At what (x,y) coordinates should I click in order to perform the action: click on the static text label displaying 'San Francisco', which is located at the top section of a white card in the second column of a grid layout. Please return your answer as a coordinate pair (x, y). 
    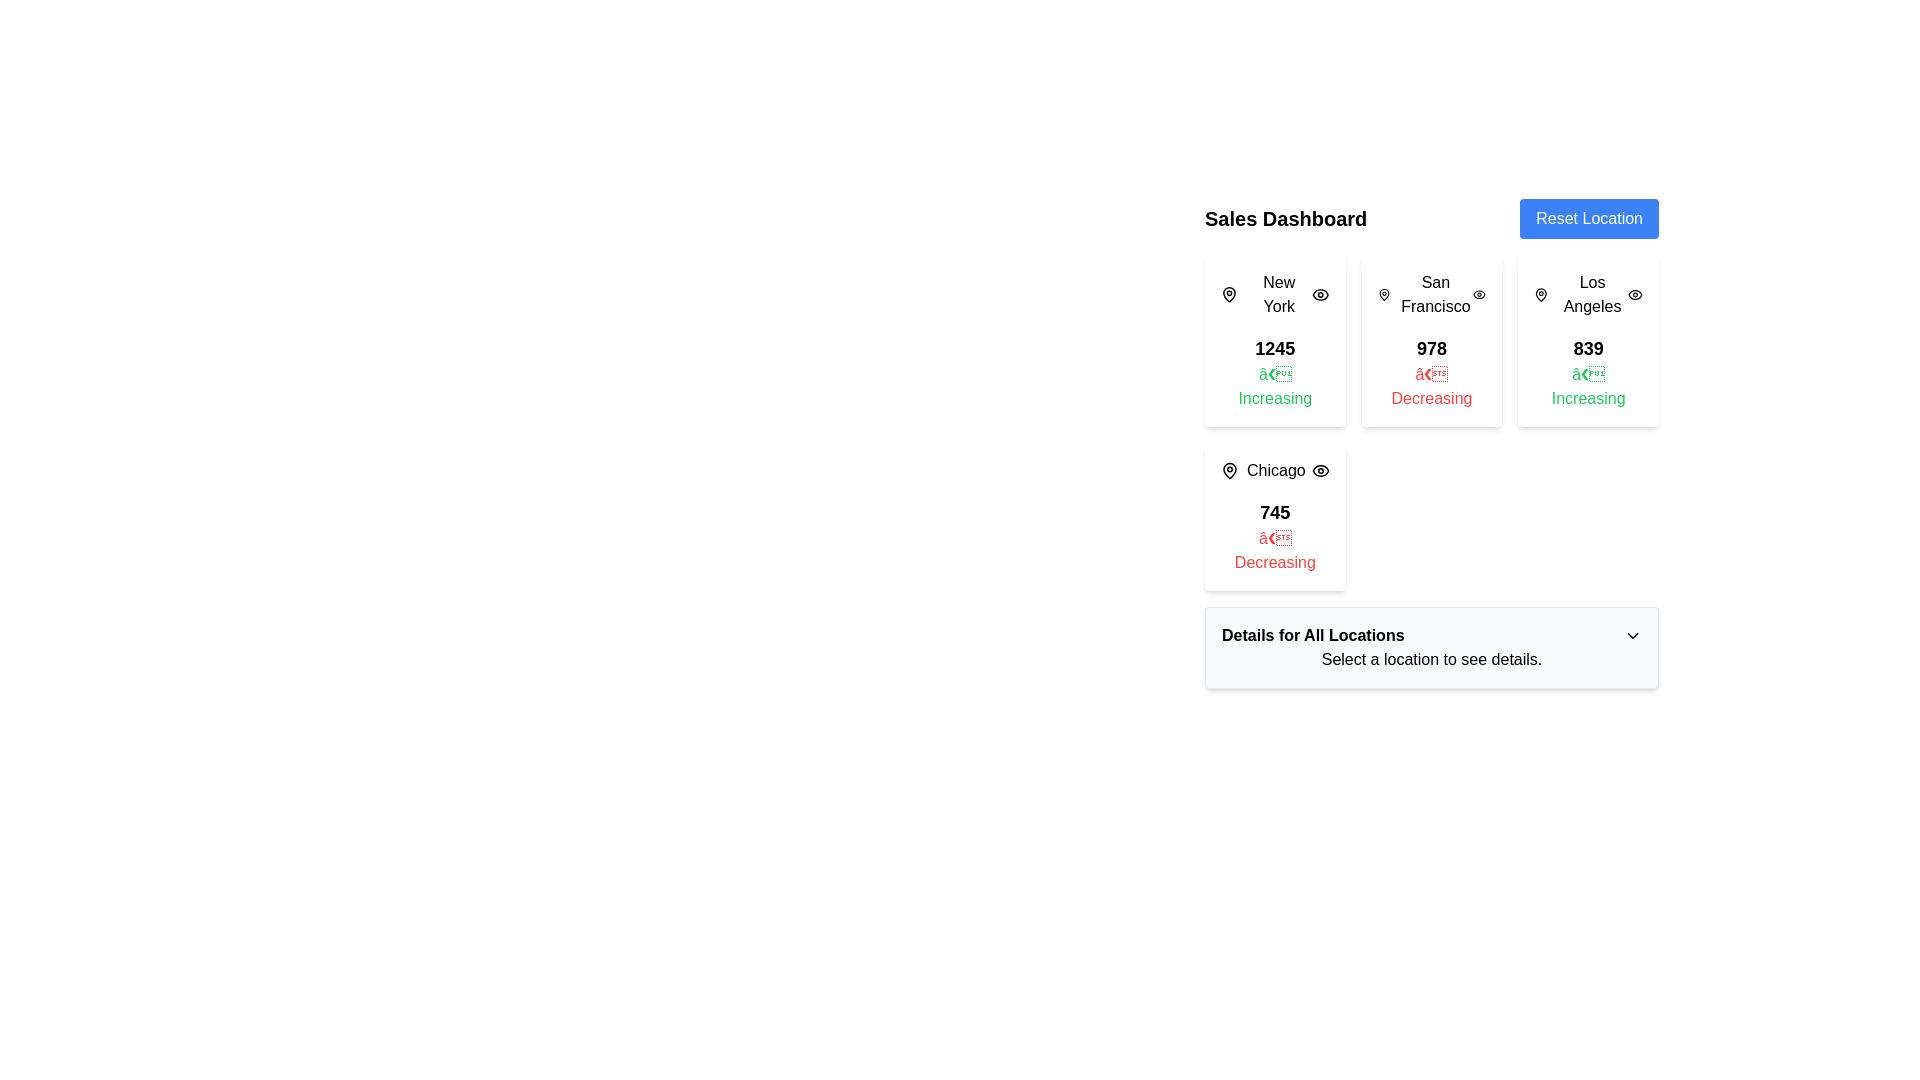
    Looking at the image, I should click on (1430, 294).